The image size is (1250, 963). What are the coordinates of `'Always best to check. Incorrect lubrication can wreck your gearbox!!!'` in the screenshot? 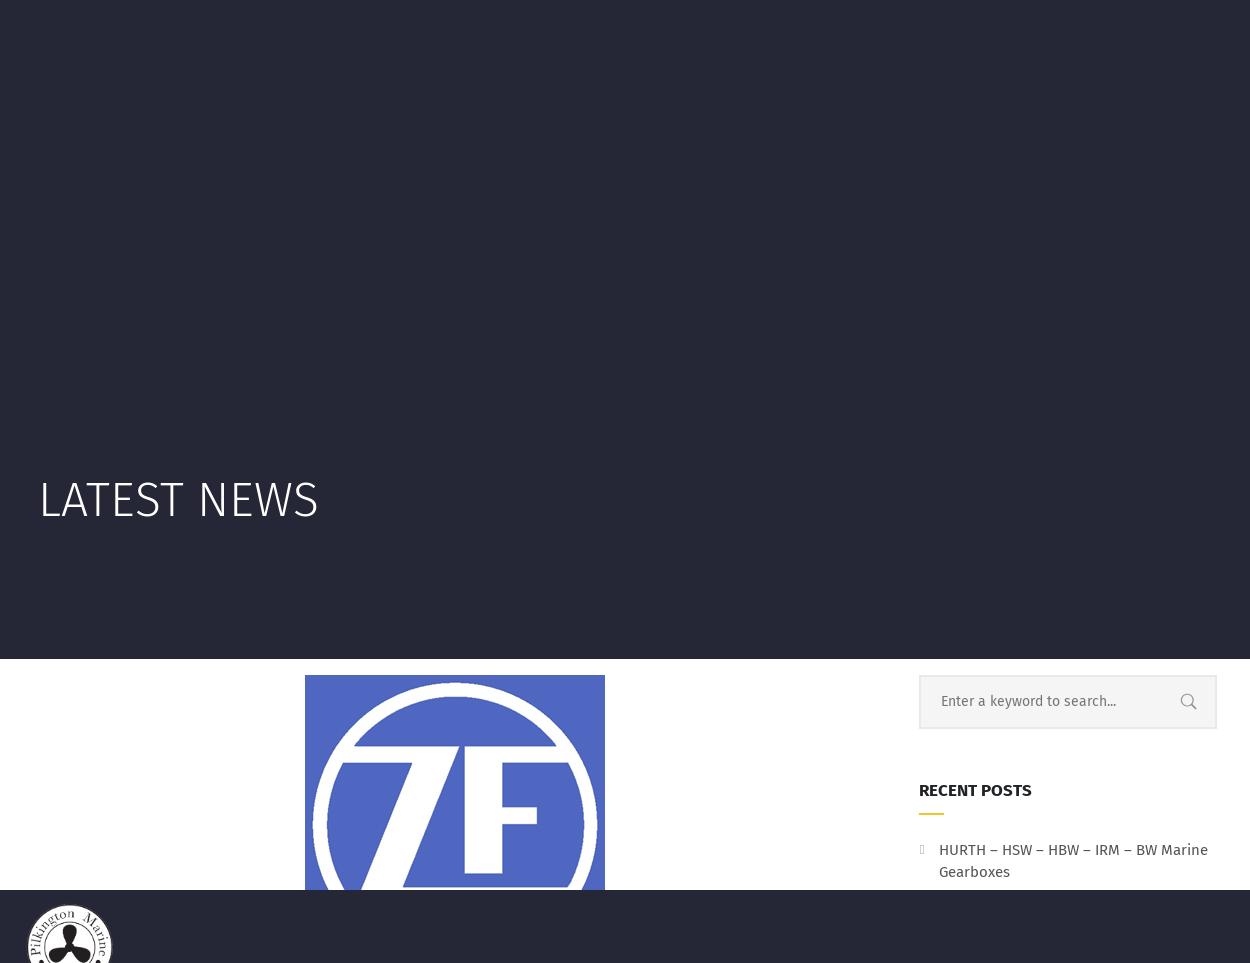 It's located at (273, 931).